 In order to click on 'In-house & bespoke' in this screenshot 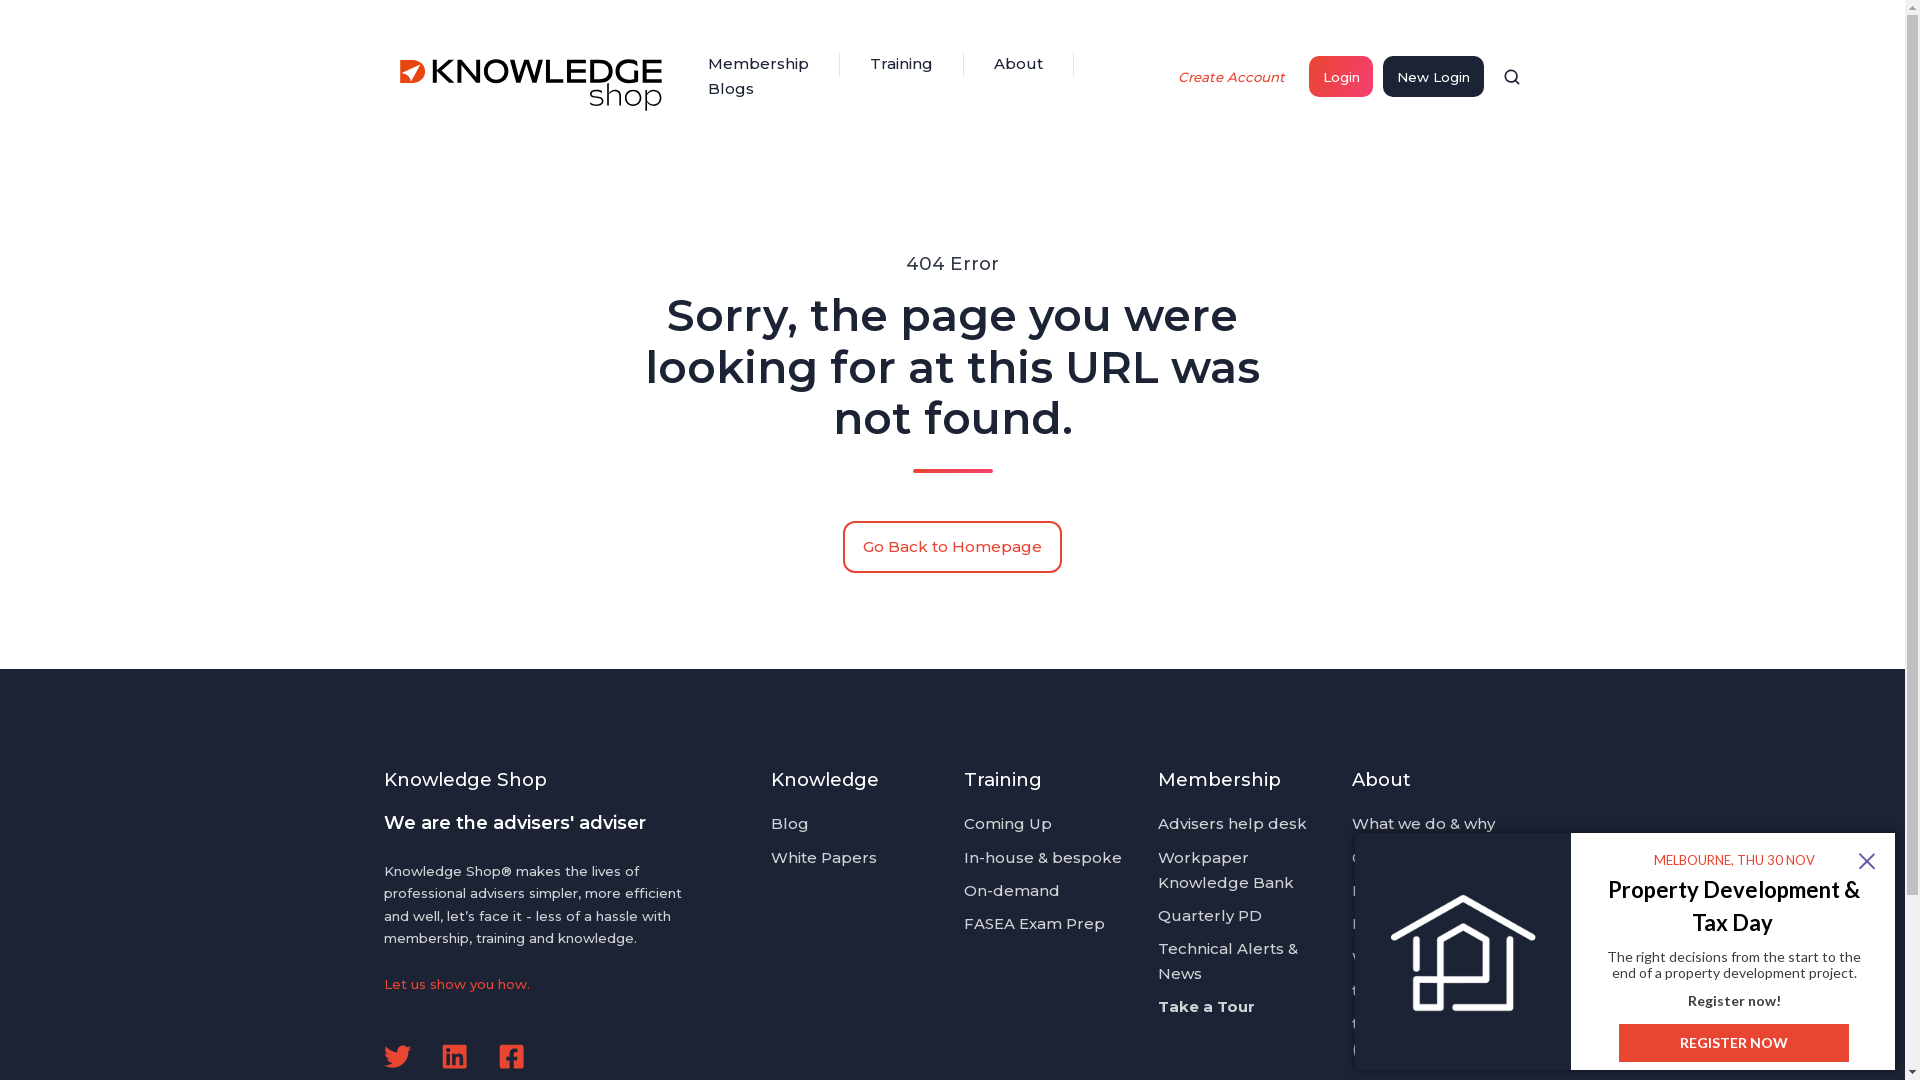, I will do `click(964, 856)`.